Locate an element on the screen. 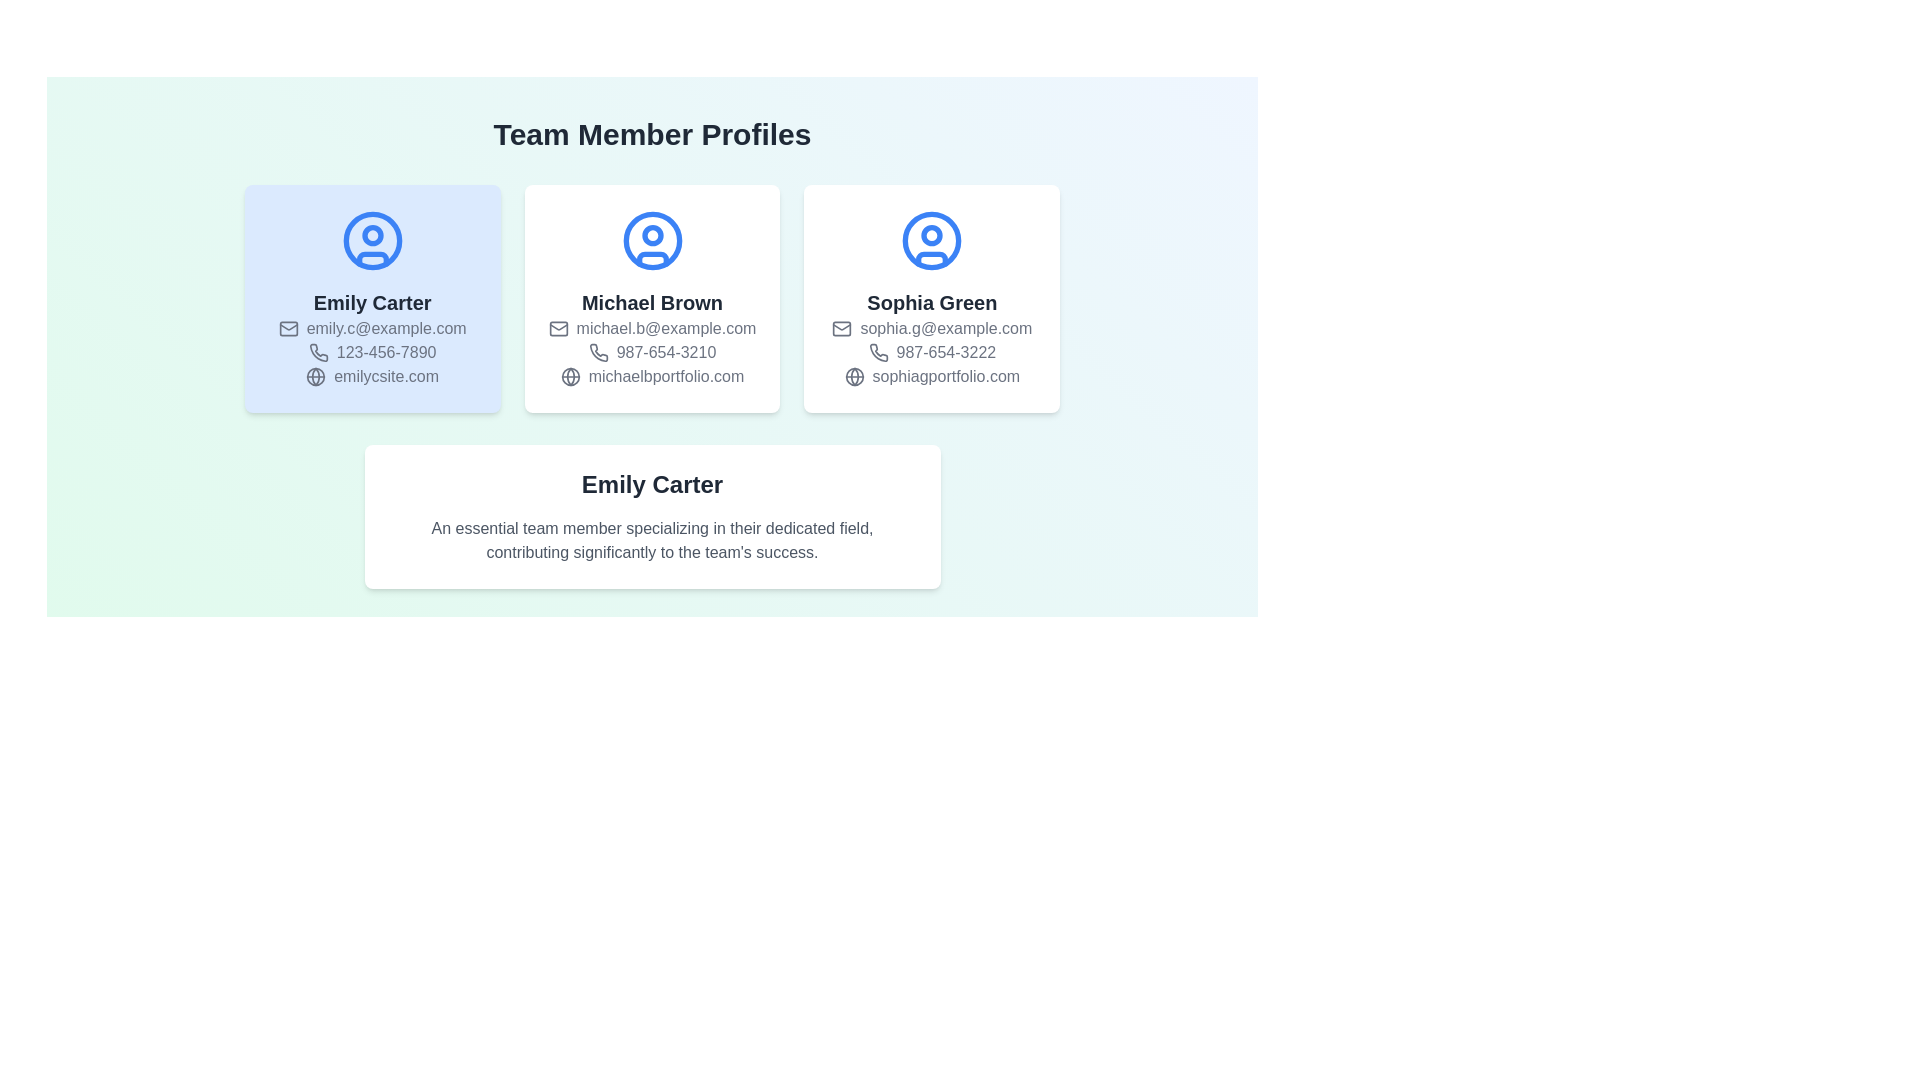 This screenshot has height=1080, width=1920. the SVG circle element representing the globe in the profile card of 'Emily Carter' within the team member profiles section is located at coordinates (315, 377).